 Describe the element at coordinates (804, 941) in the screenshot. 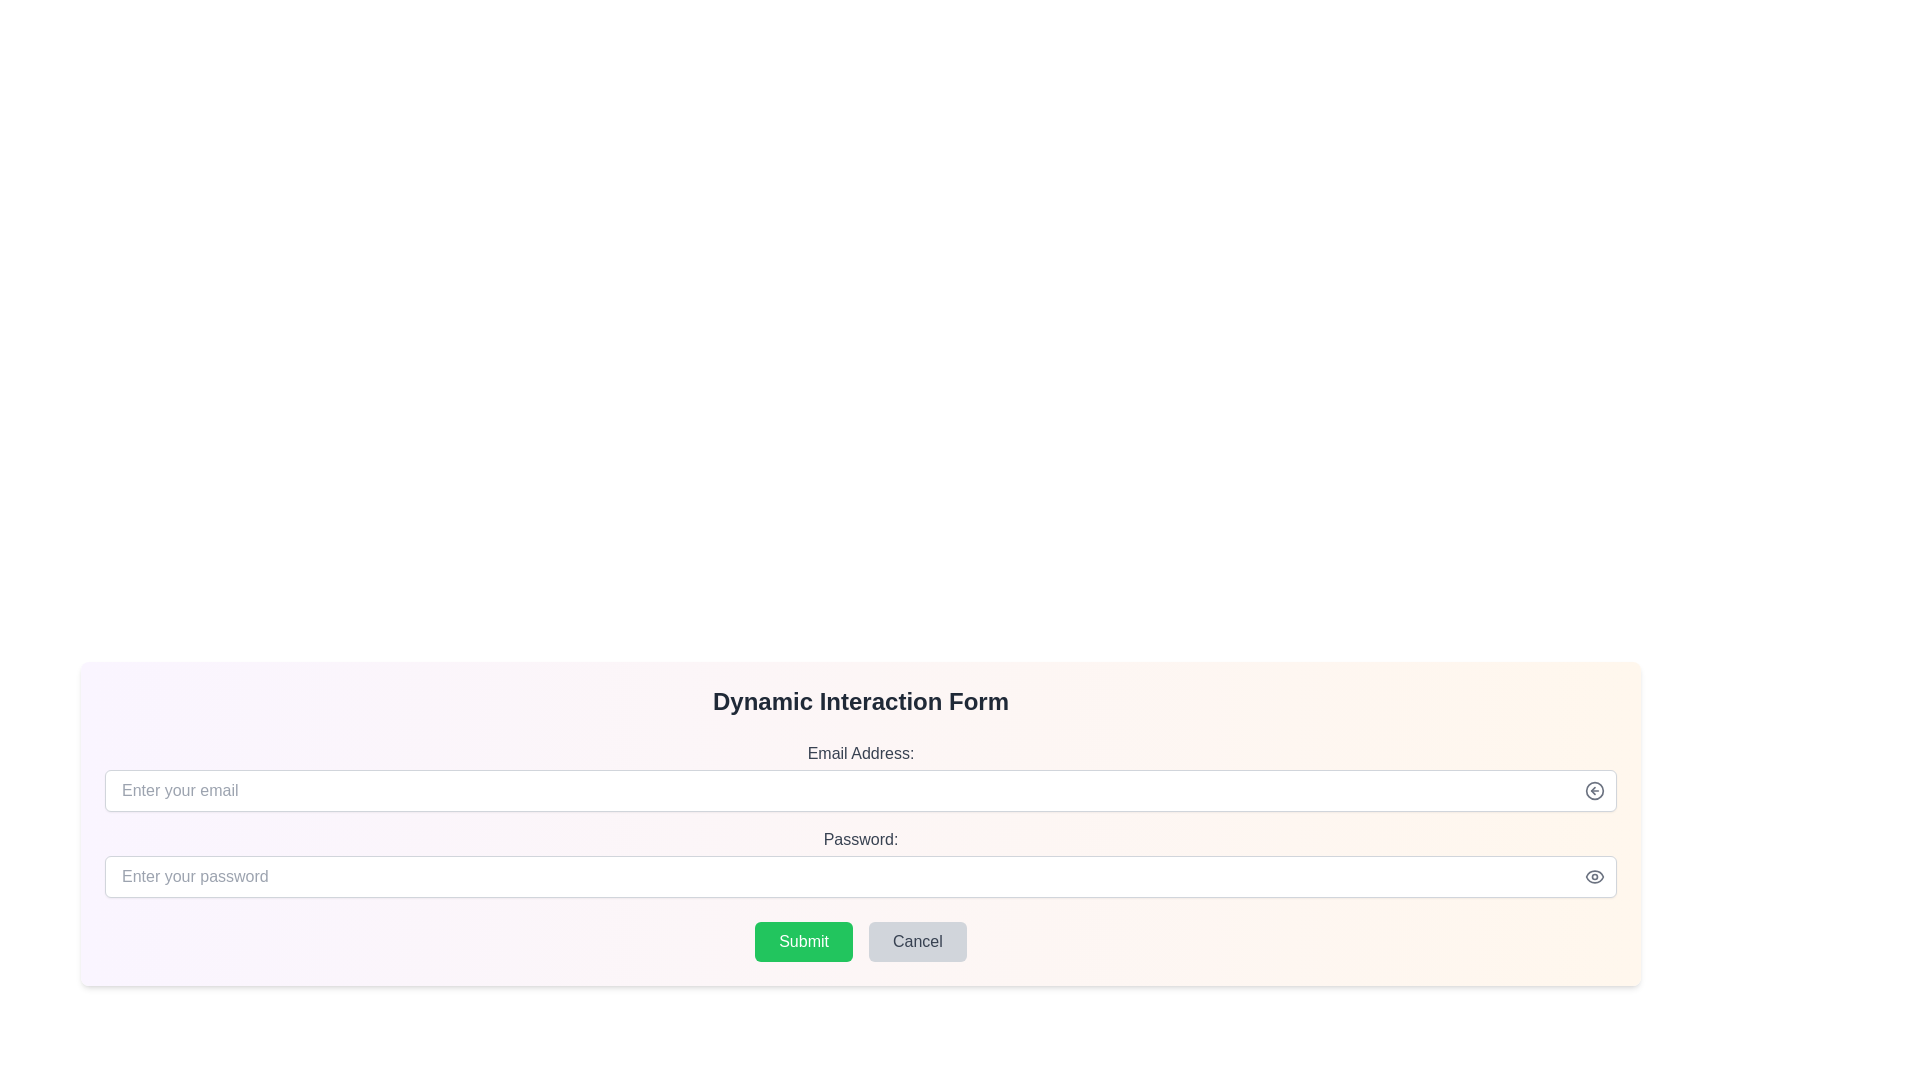

I see `the 'Submit' button, which is a rectangular button with a green background and white text, positioned at the bottom of the form` at that location.